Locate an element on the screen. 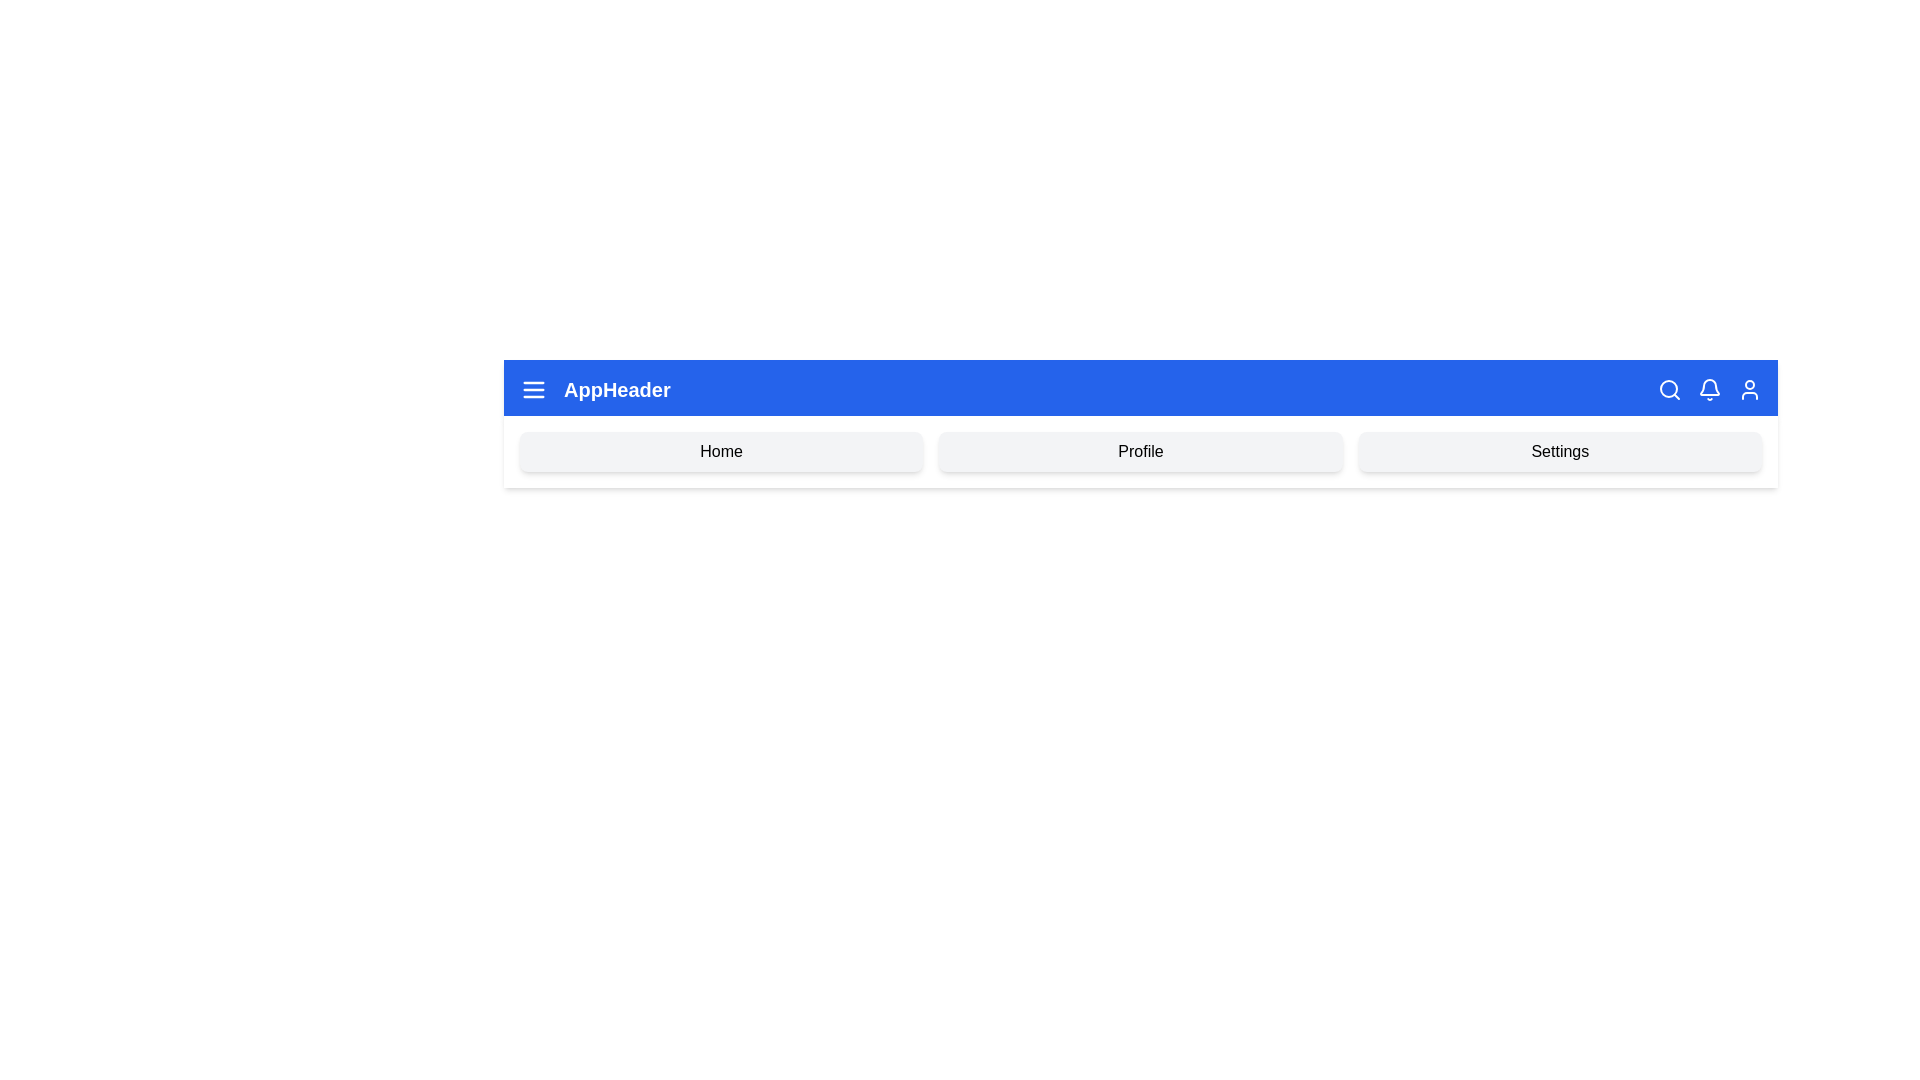 This screenshot has width=1920, height=1080. the search icon to open the search functionality is located at coordinates (1670, 389).